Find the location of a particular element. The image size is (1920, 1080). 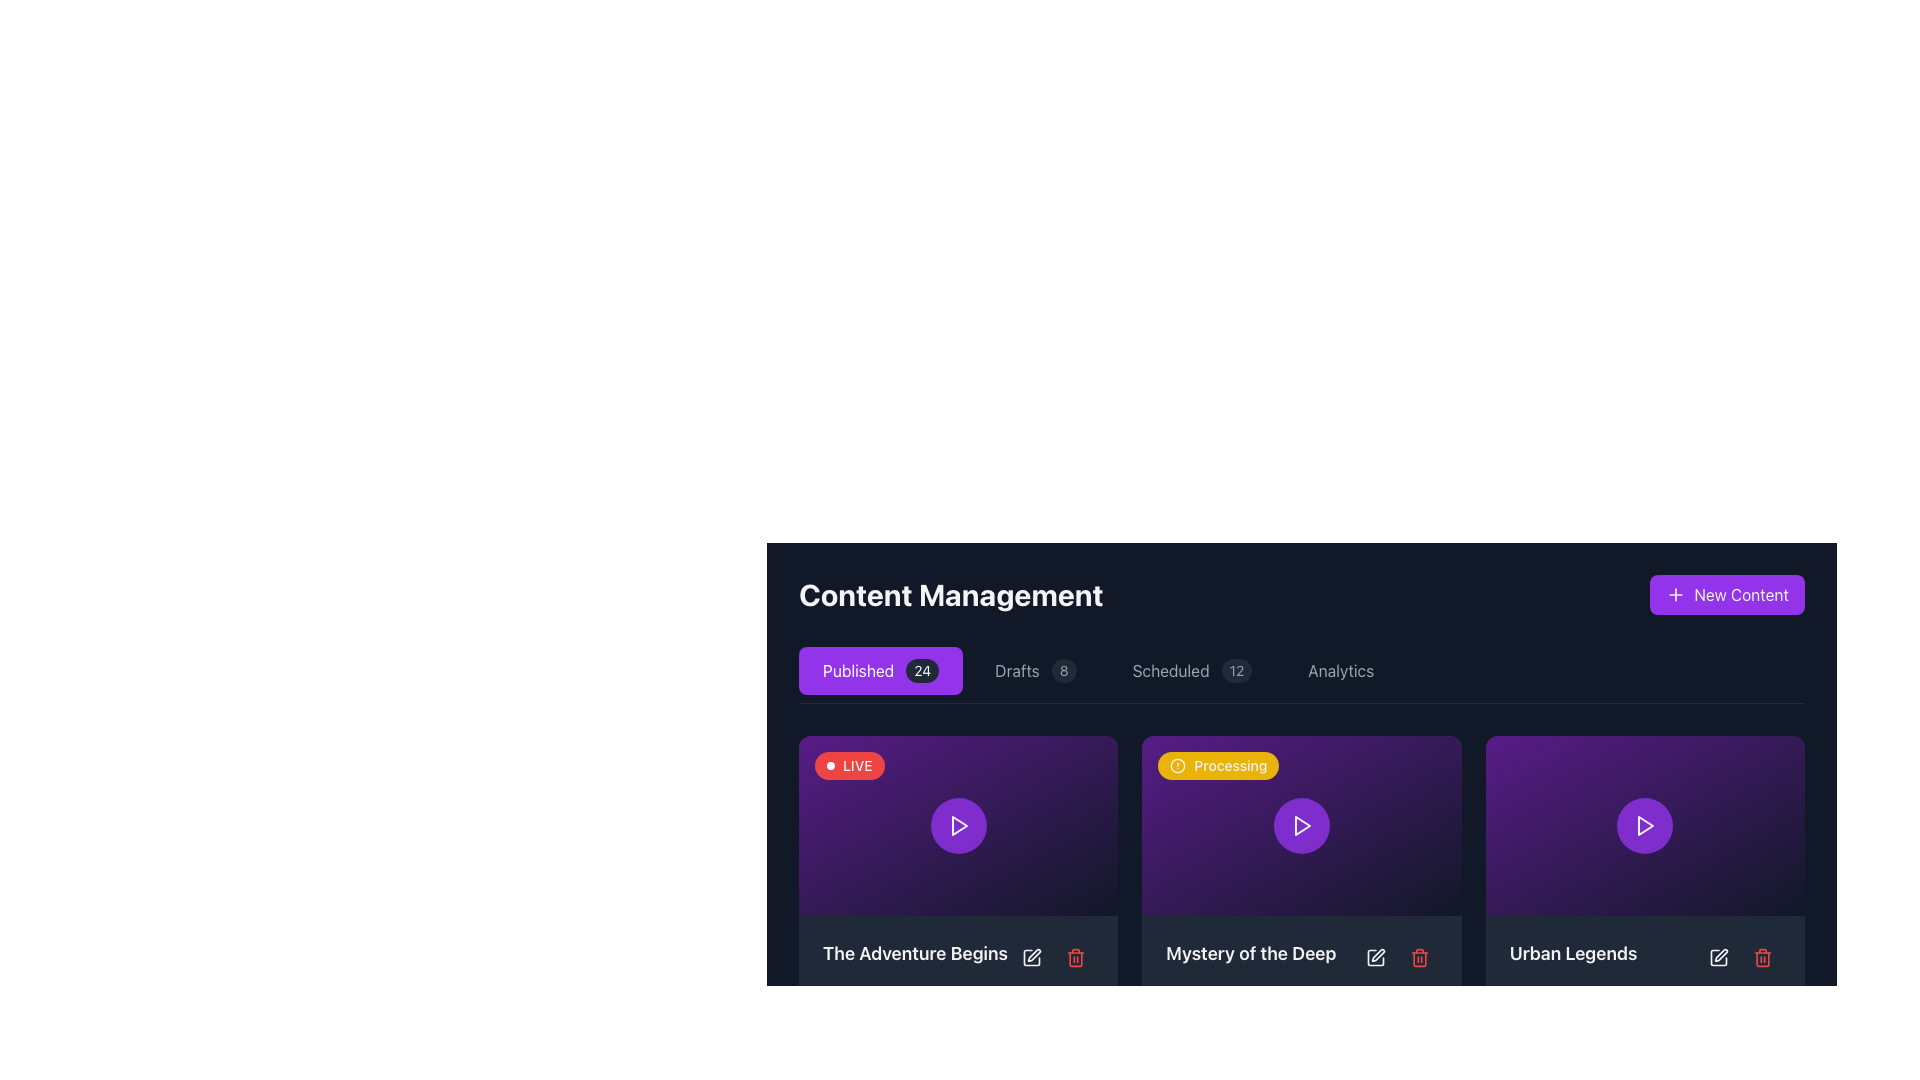

the 'New Content' text label on the button with a purple background is located at coordinates (1740, 593).